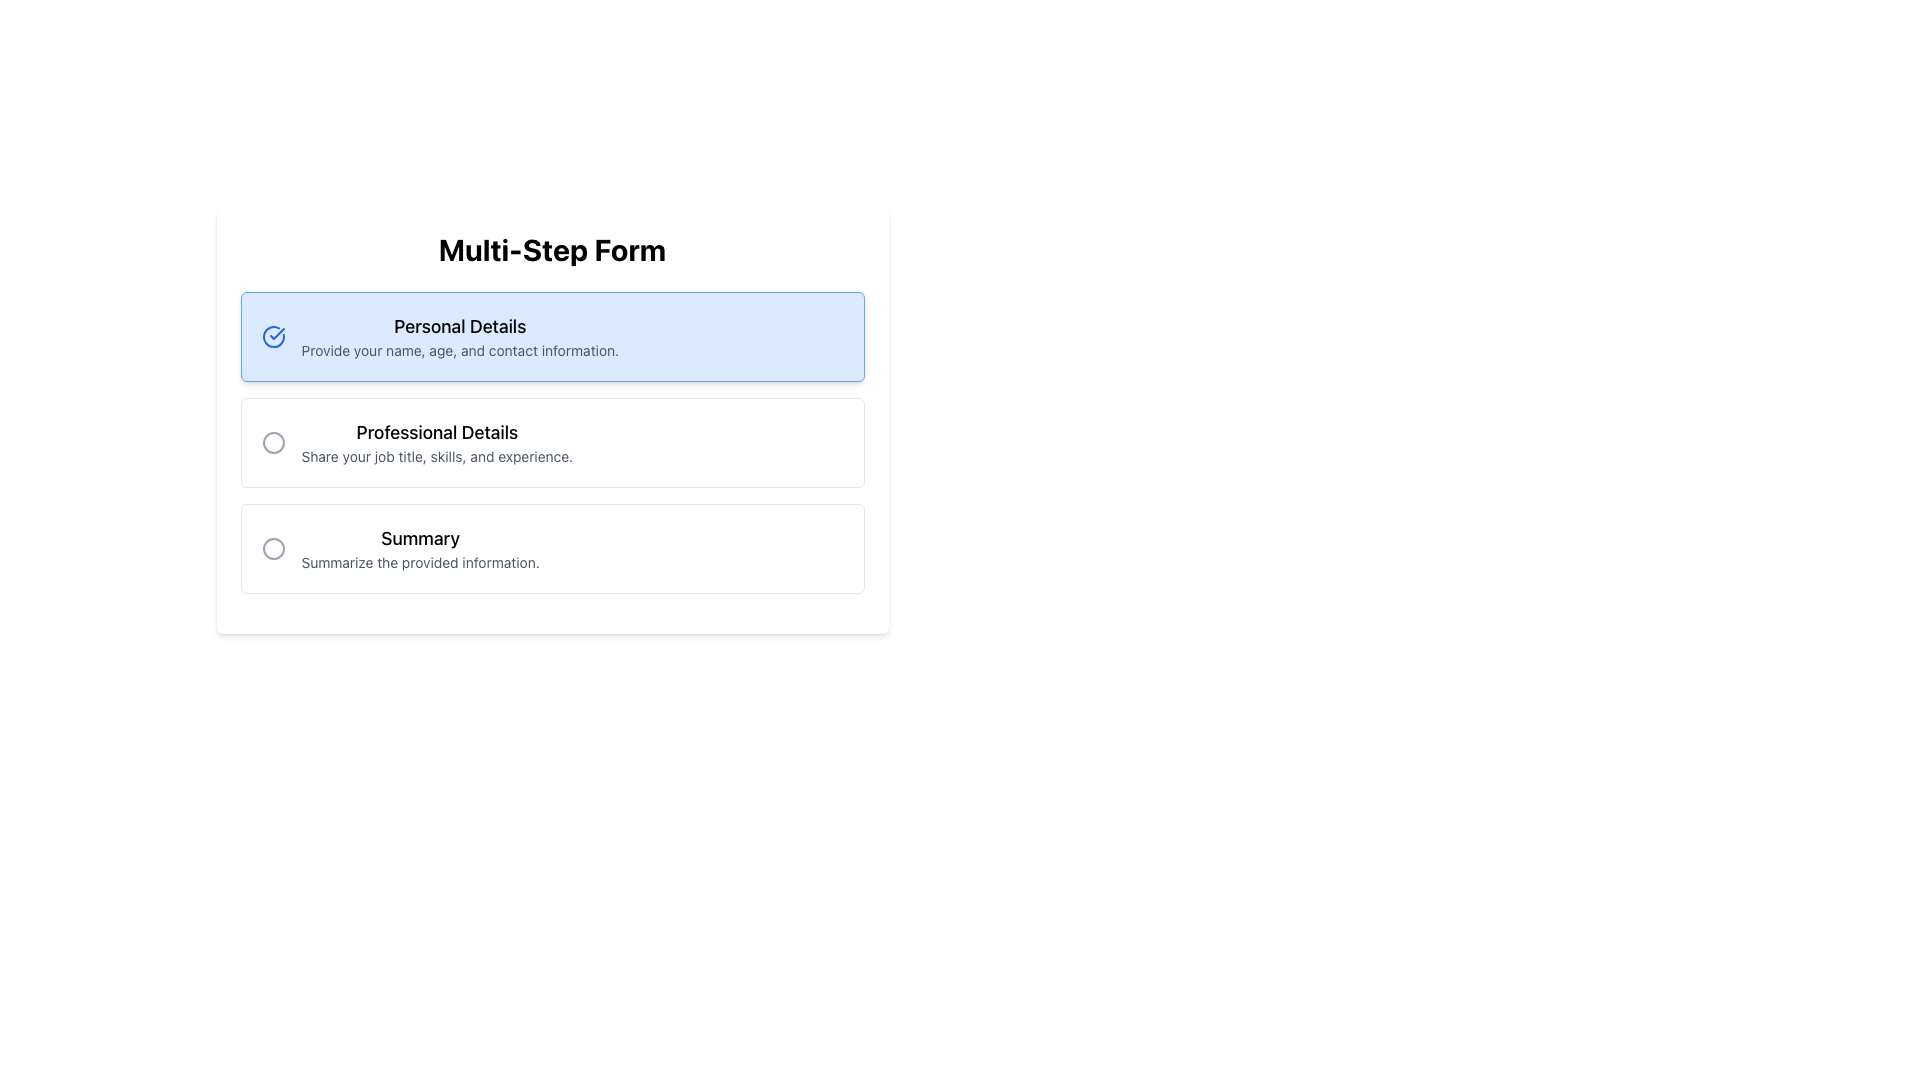  I want to click on the Text Label displaying 'Professional Details' which is the second card in the multi-step form, located below 'Personal Details' and above 'Summary', so click(436, 442).